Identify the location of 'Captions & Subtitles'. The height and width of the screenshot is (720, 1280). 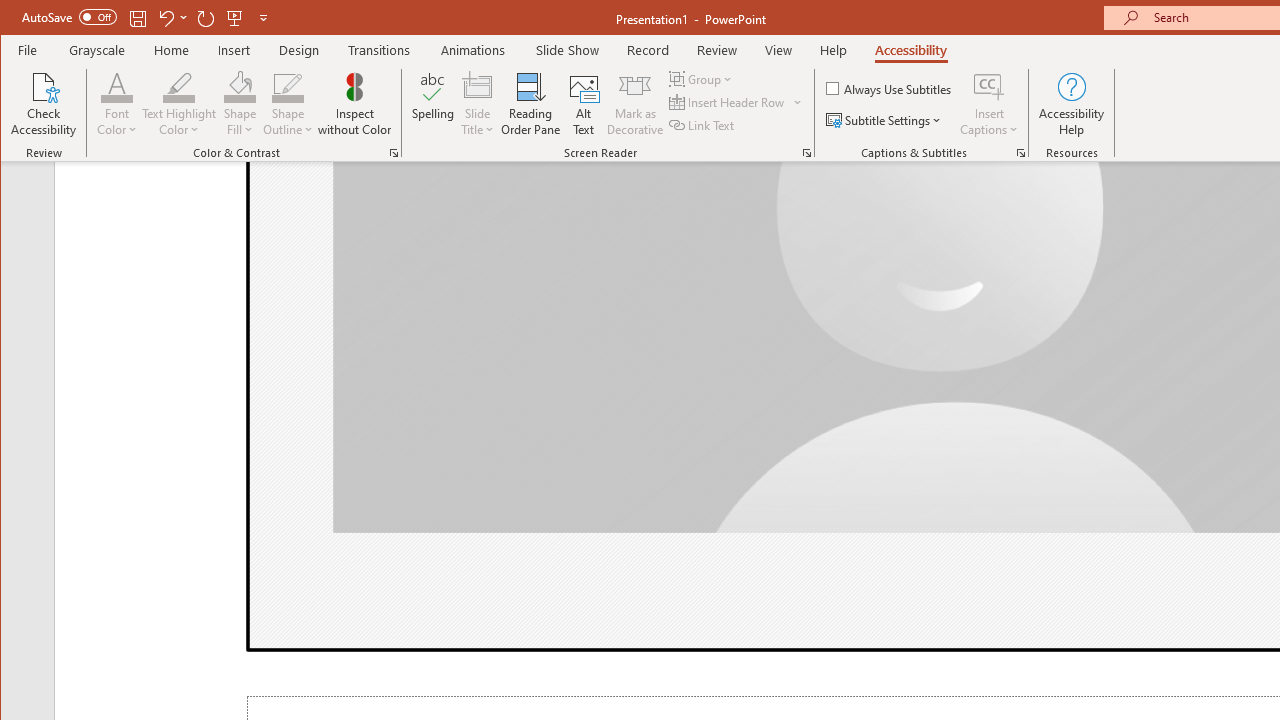
(1020, 152).